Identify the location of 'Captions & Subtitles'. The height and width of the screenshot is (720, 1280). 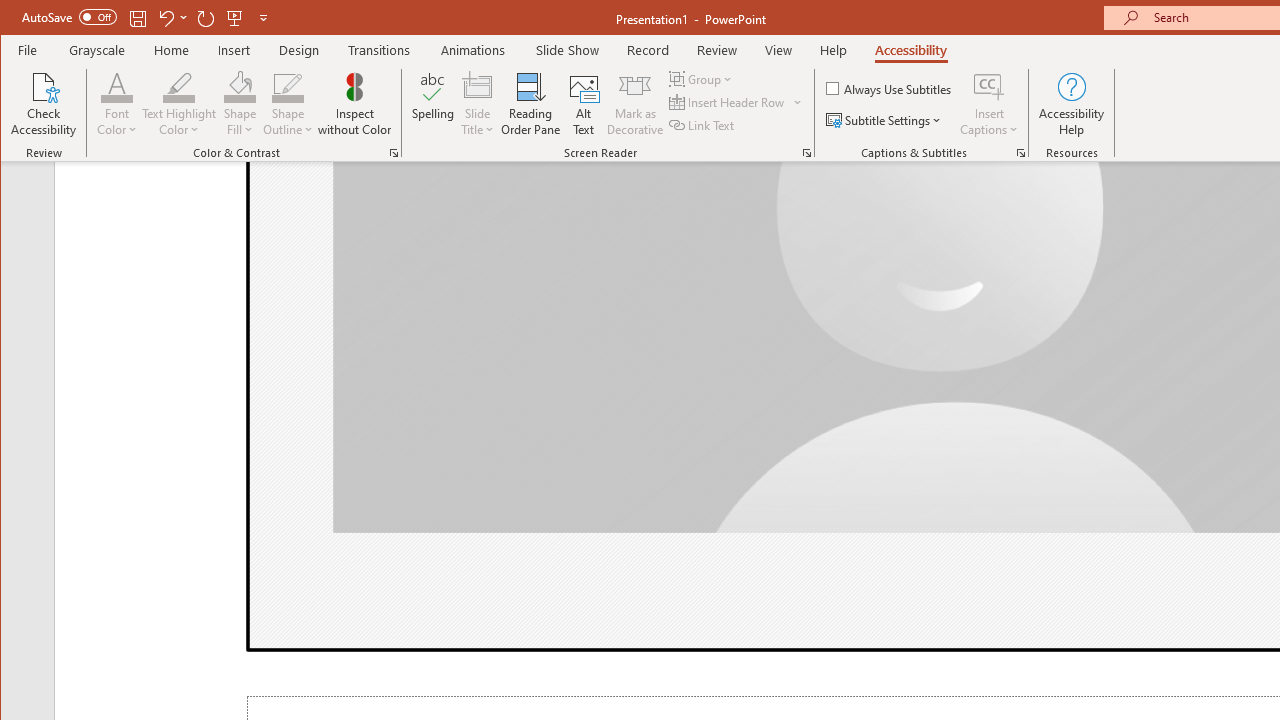
(1020, 152).